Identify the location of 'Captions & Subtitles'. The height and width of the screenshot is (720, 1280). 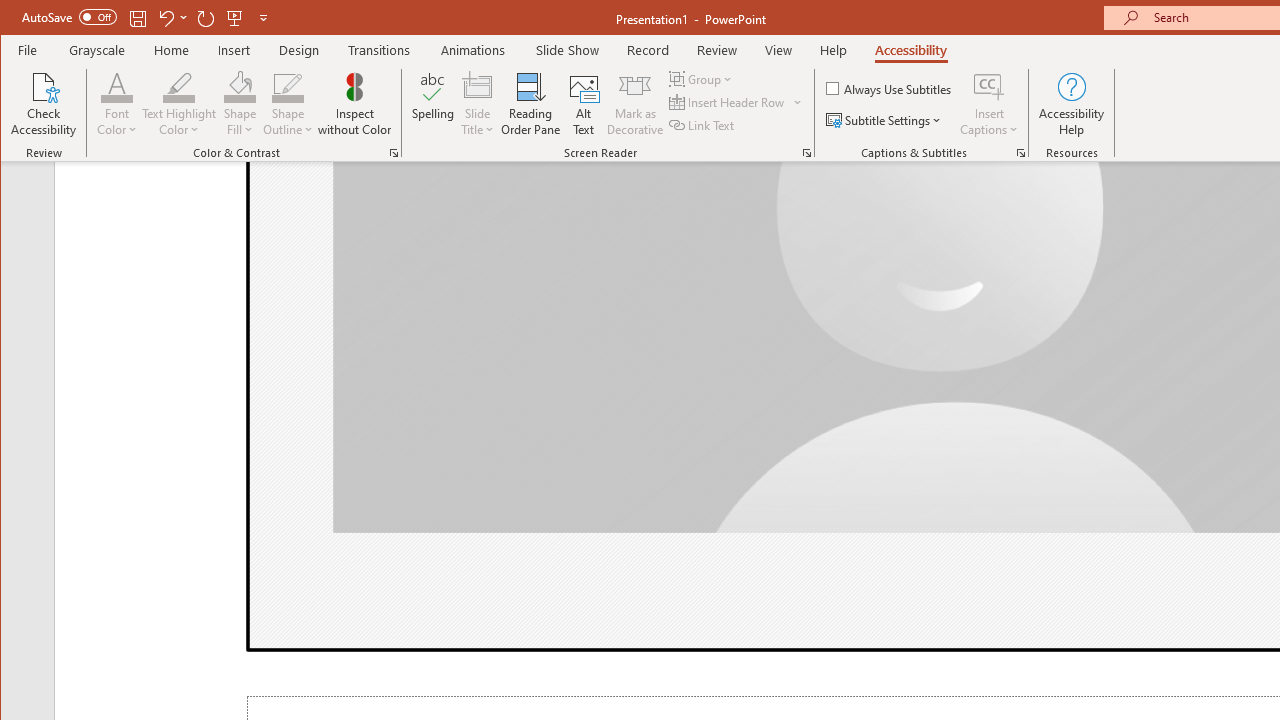
(1020, 152).